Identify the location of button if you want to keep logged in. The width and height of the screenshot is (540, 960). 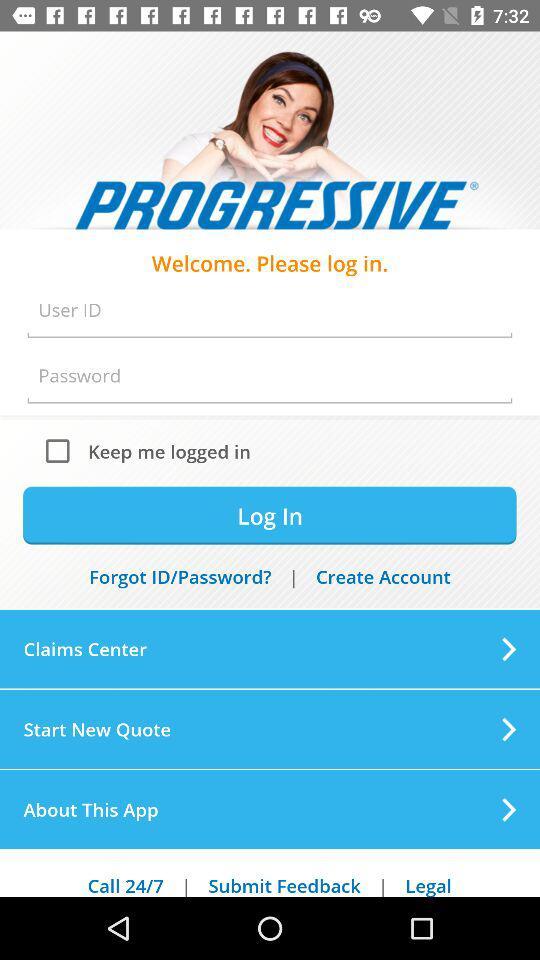
(62, 450).